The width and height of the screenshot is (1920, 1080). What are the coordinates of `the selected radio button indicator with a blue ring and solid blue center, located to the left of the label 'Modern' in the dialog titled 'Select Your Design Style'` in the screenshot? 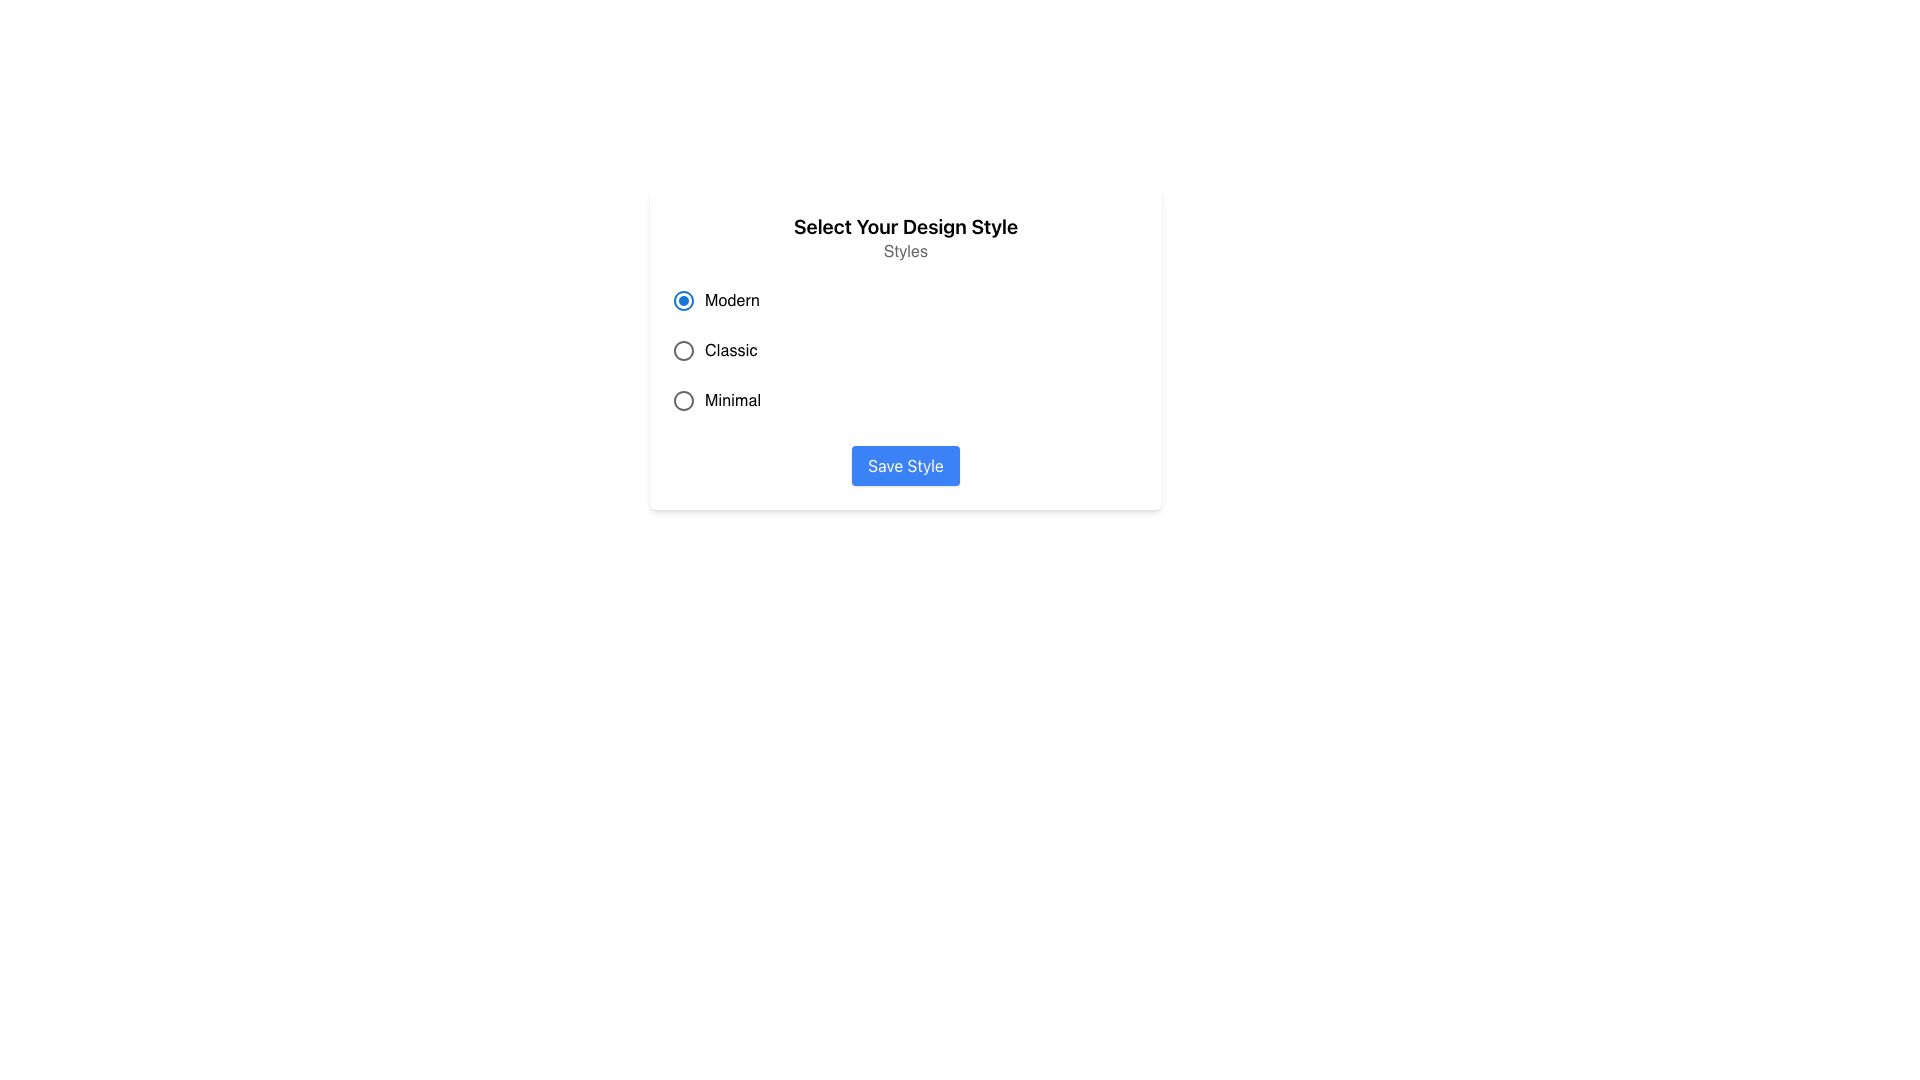 It's located at (684, 300).